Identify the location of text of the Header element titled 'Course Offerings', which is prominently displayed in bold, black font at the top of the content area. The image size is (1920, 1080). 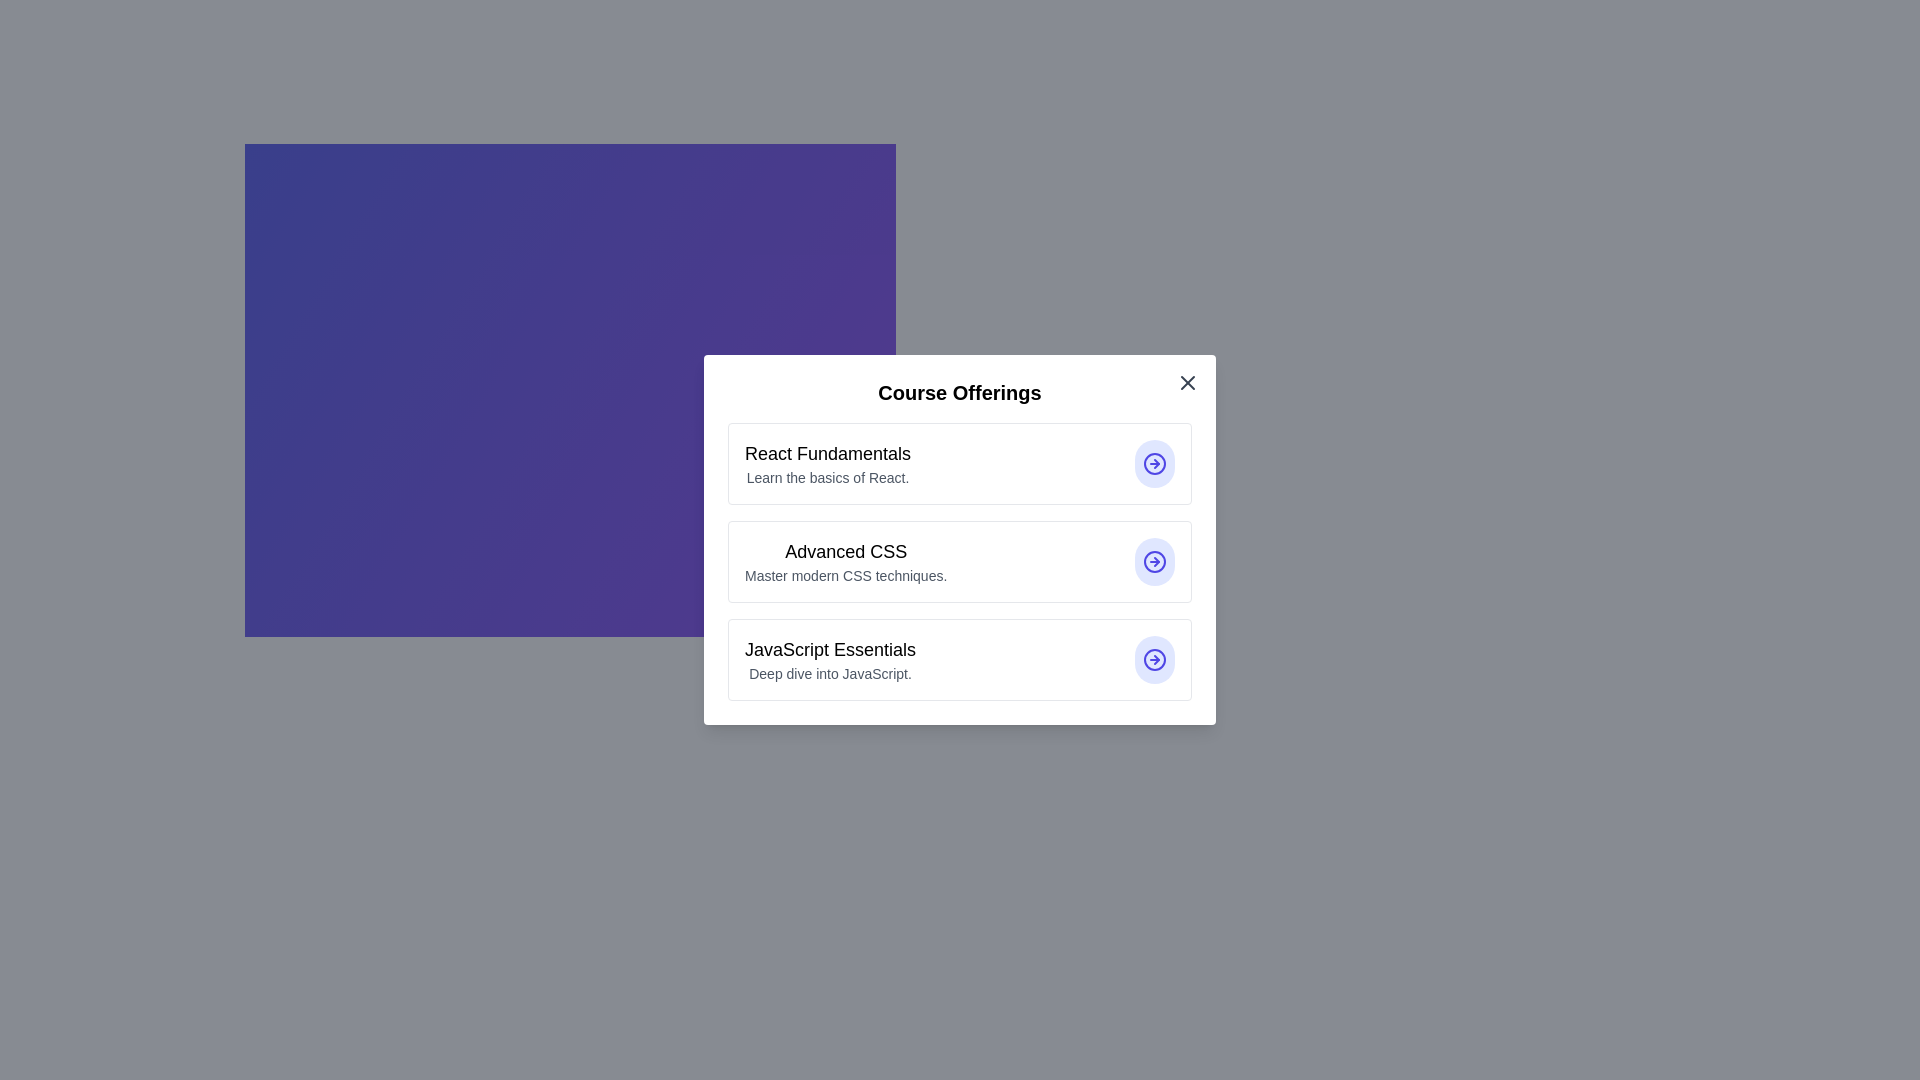
(960, 393).